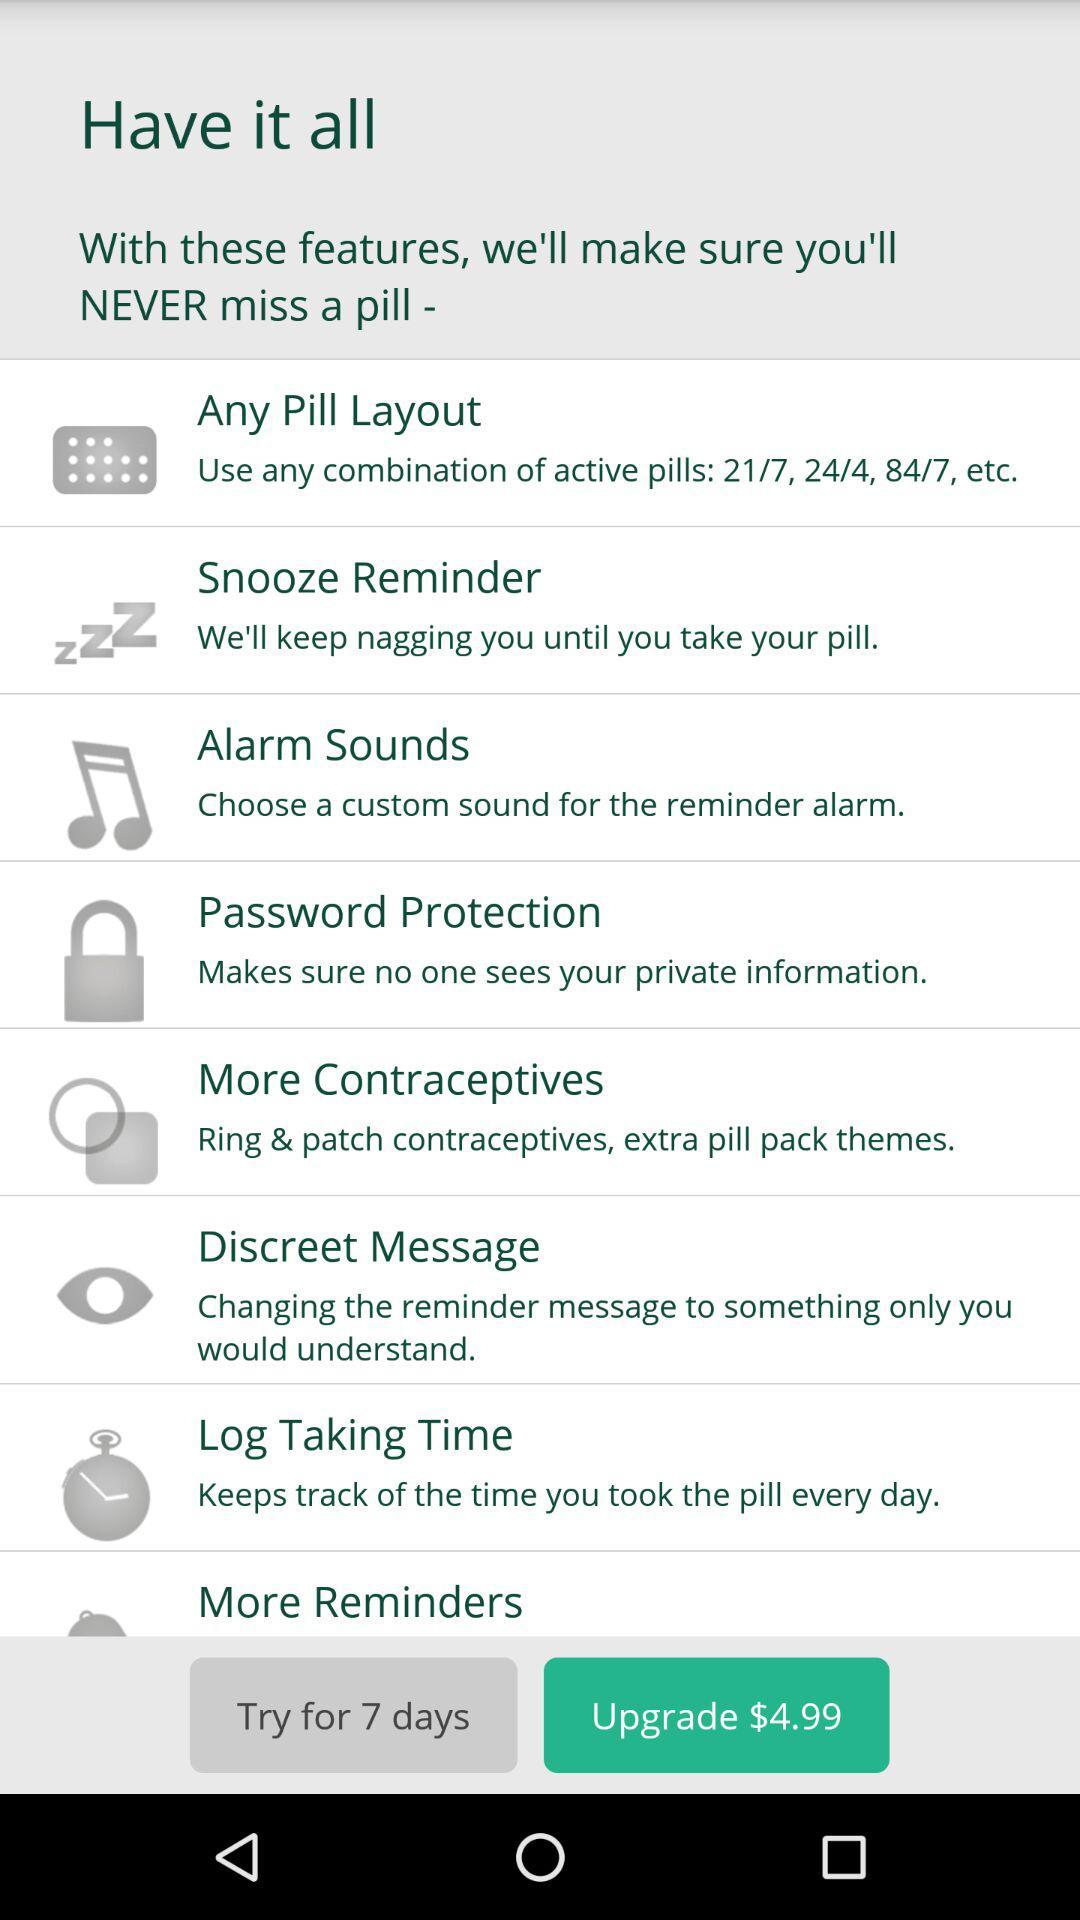  Describe the element at coordinates (624, 1077) in the screenshot. I see `the more contraceptives` at that location.